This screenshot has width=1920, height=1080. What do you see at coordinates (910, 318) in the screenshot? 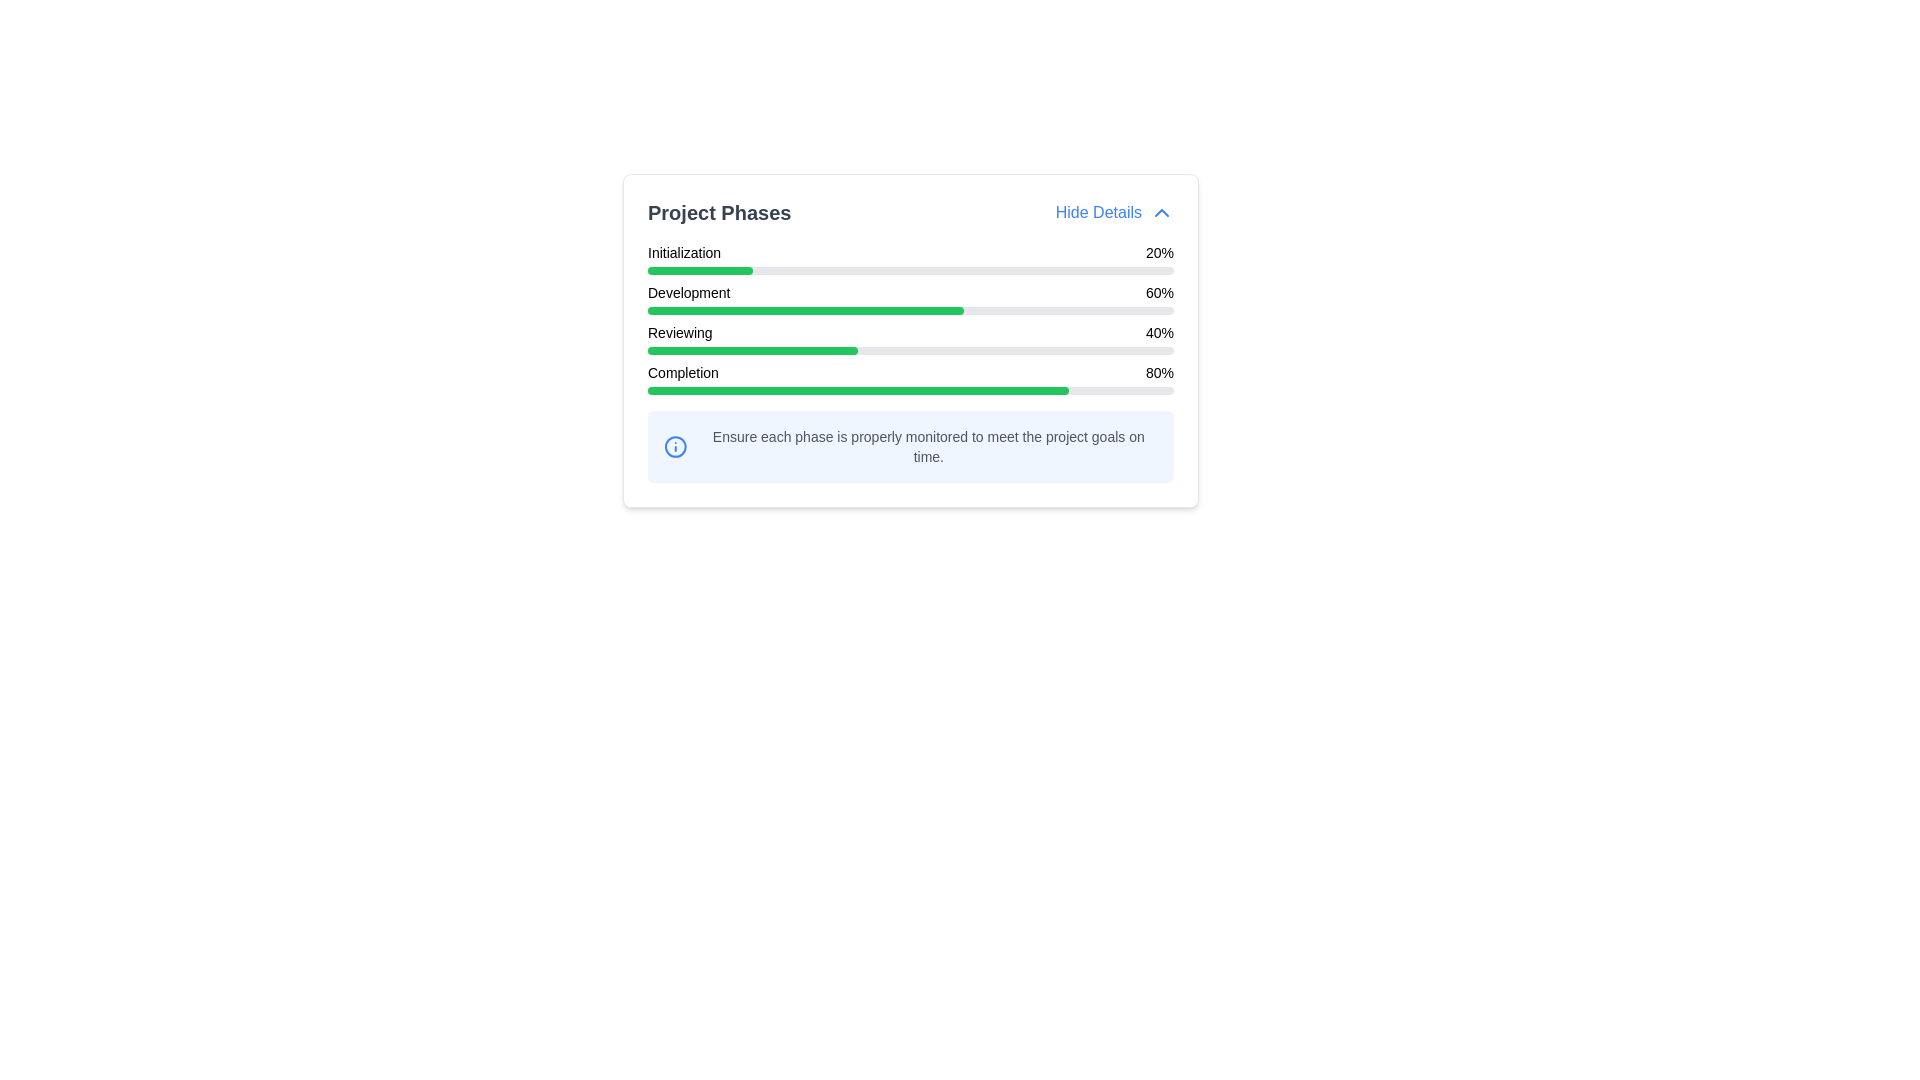
I see `the ProgressBar that visually represents the 60% completion of the 'Development' phase located under the 'Project Phases' header` at bounding box center [910, 318].